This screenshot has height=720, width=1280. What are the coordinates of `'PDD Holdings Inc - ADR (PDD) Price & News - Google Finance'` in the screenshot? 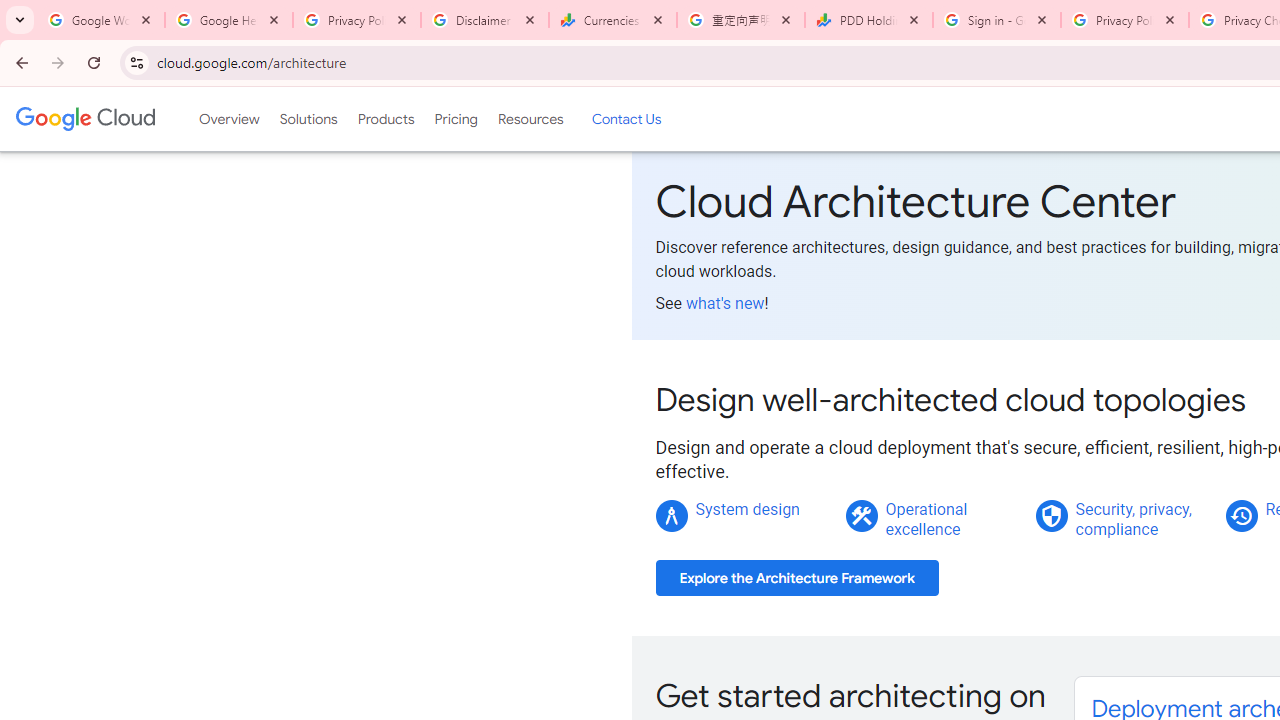 It's located at (869, 20).